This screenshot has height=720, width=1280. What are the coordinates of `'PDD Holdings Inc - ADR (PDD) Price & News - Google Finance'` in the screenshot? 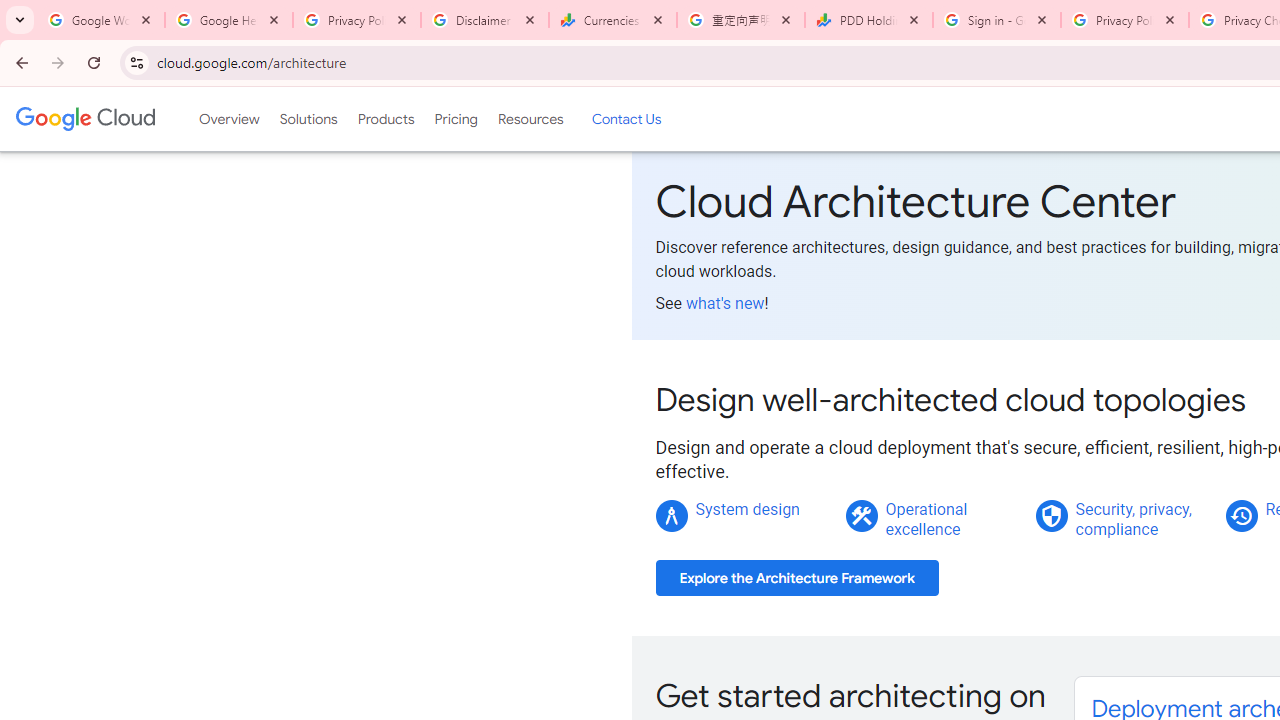 It's located at (869, 20).